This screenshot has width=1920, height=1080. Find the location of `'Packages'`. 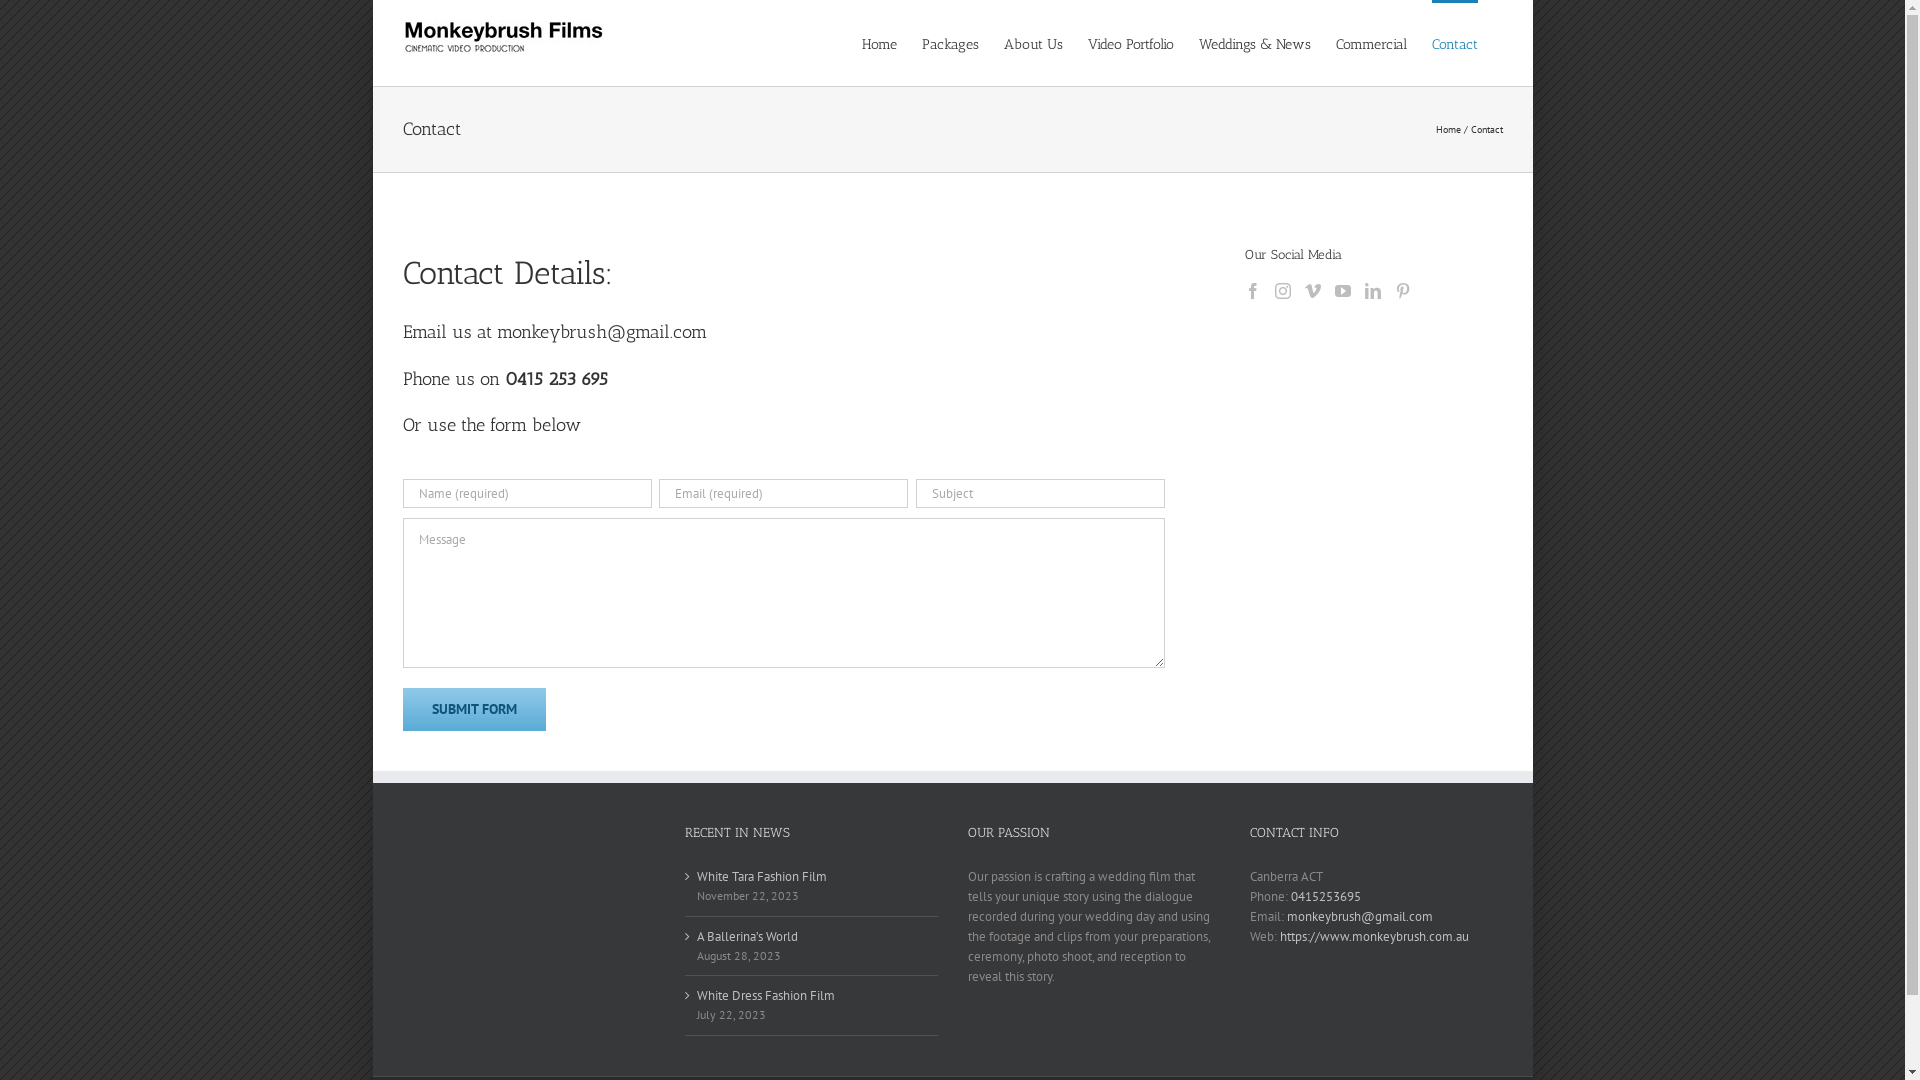

'Packages' is located at coordinates (949, 42).